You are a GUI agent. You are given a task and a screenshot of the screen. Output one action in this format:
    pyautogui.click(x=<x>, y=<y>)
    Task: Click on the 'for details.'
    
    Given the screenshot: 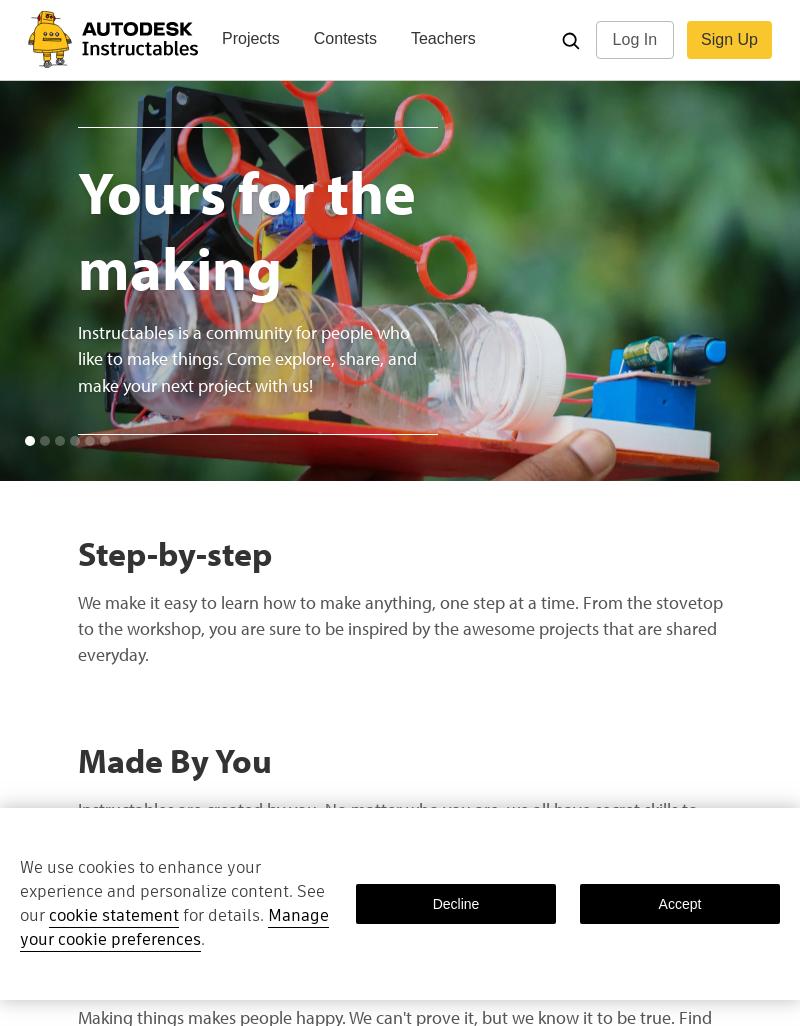 What is the action you would take?
    pyautogui.click(x=223, y=914)
    